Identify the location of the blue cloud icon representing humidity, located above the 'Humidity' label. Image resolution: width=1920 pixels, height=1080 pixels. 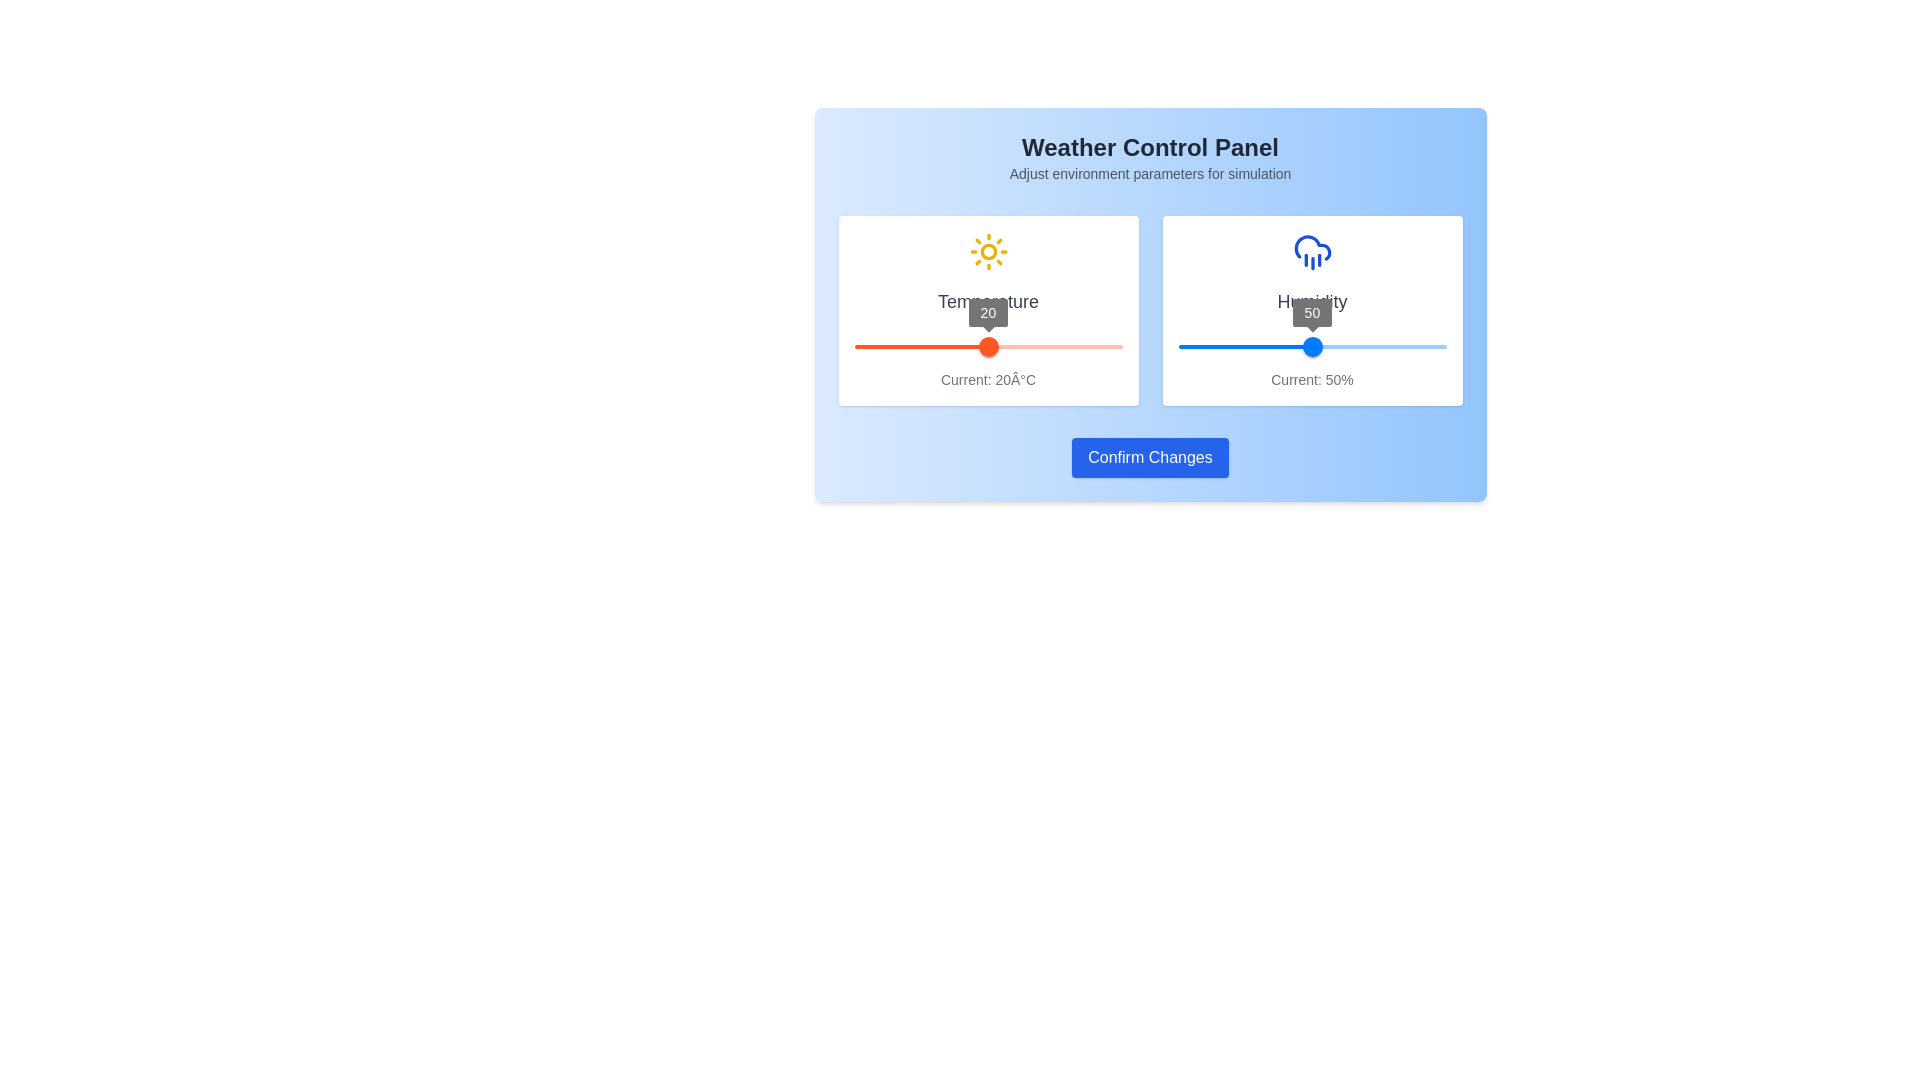
(1312, 250).